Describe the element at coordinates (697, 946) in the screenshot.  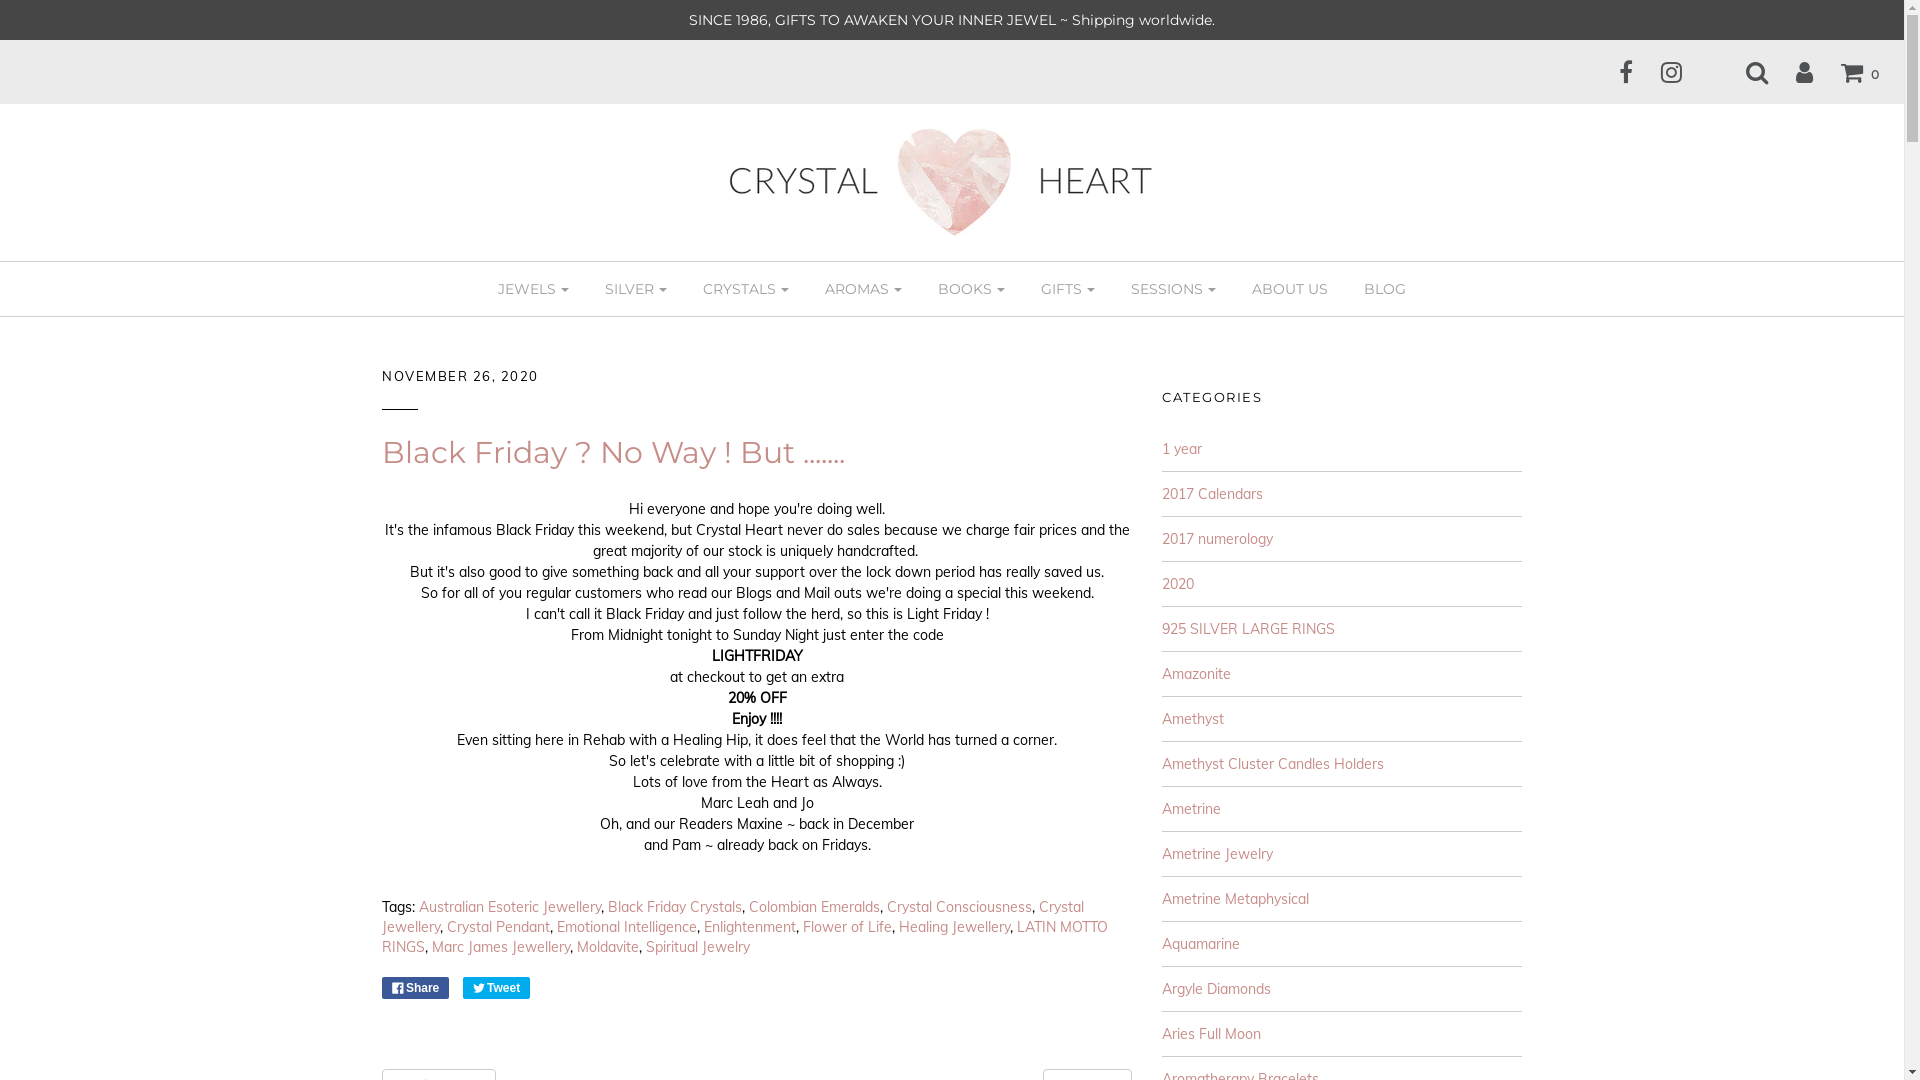
I see `'Spiritual Jewelry'` at that location.